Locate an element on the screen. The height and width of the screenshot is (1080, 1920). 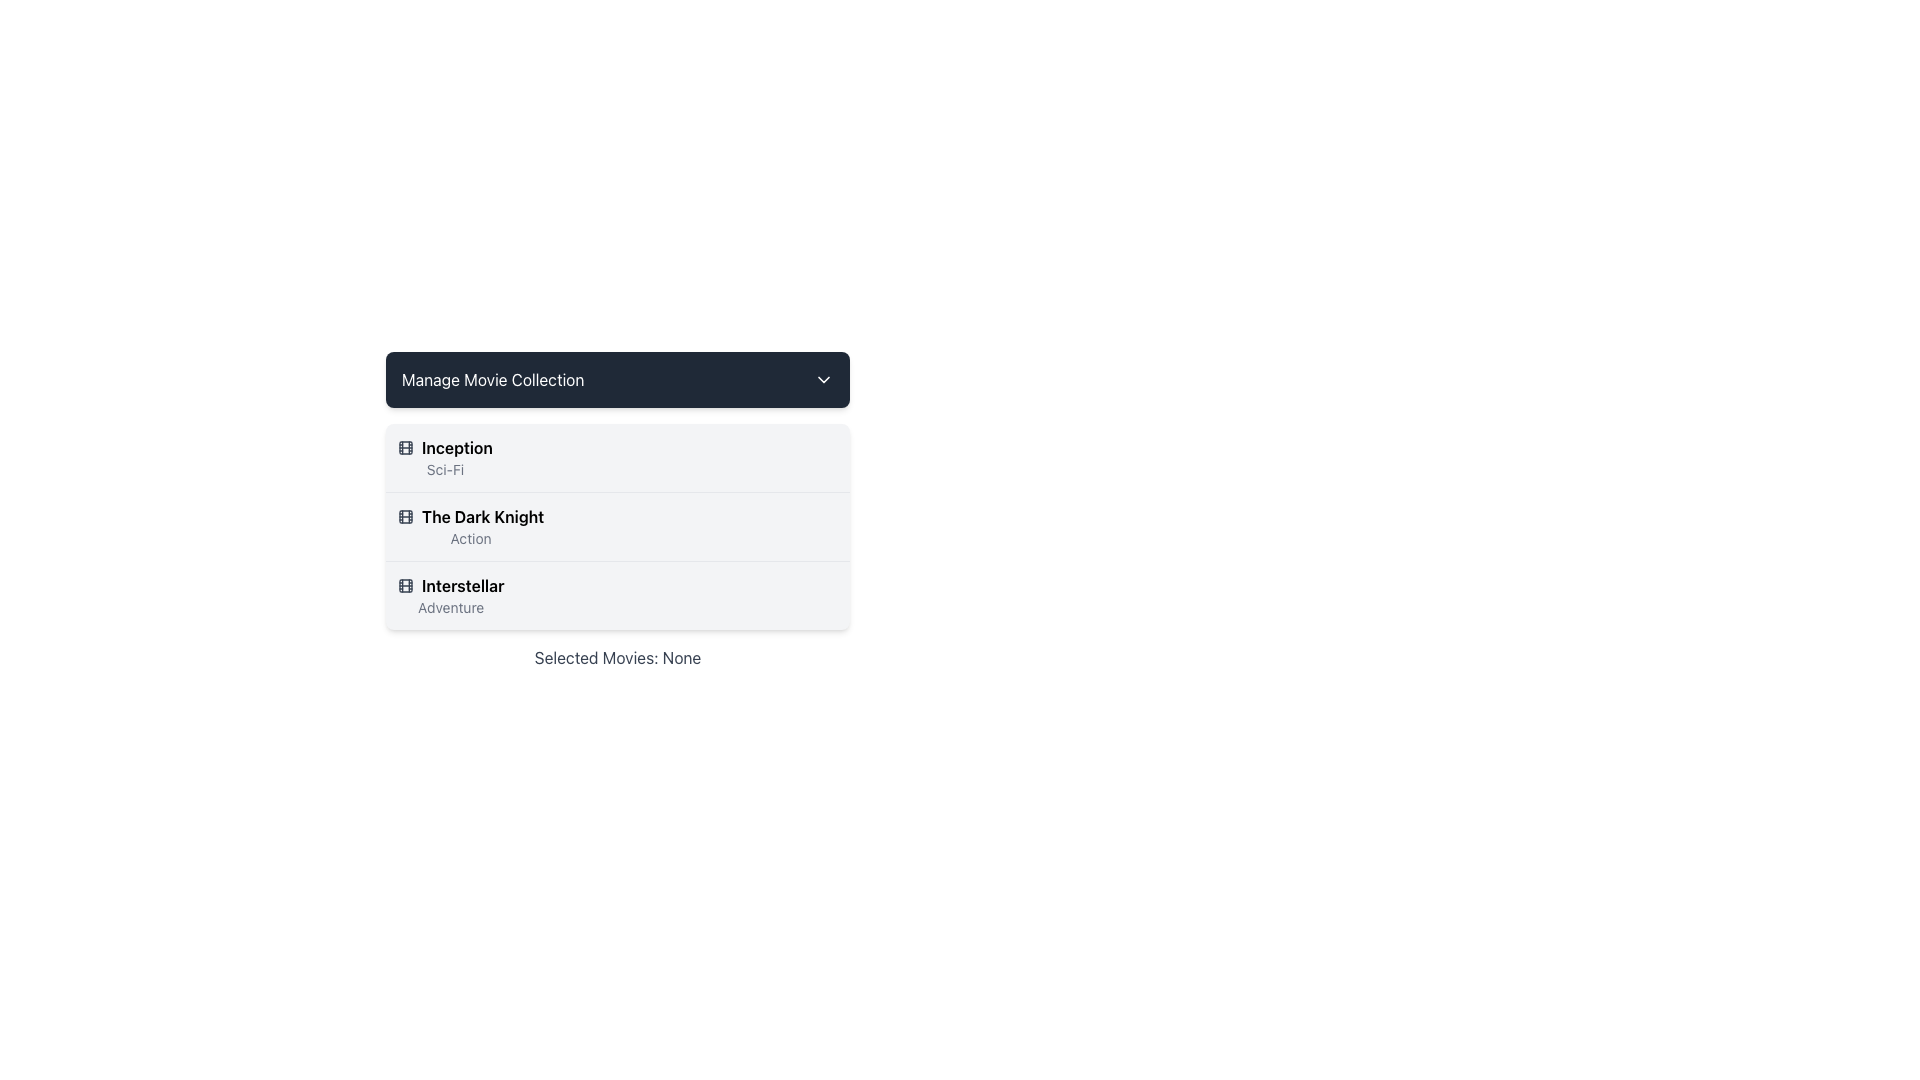
the film reel icon representing the media for 'Interstellar', which is positioned to the left of the text 'Interstellar' and above the description 'Adventure' is located at coordinates (405, 585).